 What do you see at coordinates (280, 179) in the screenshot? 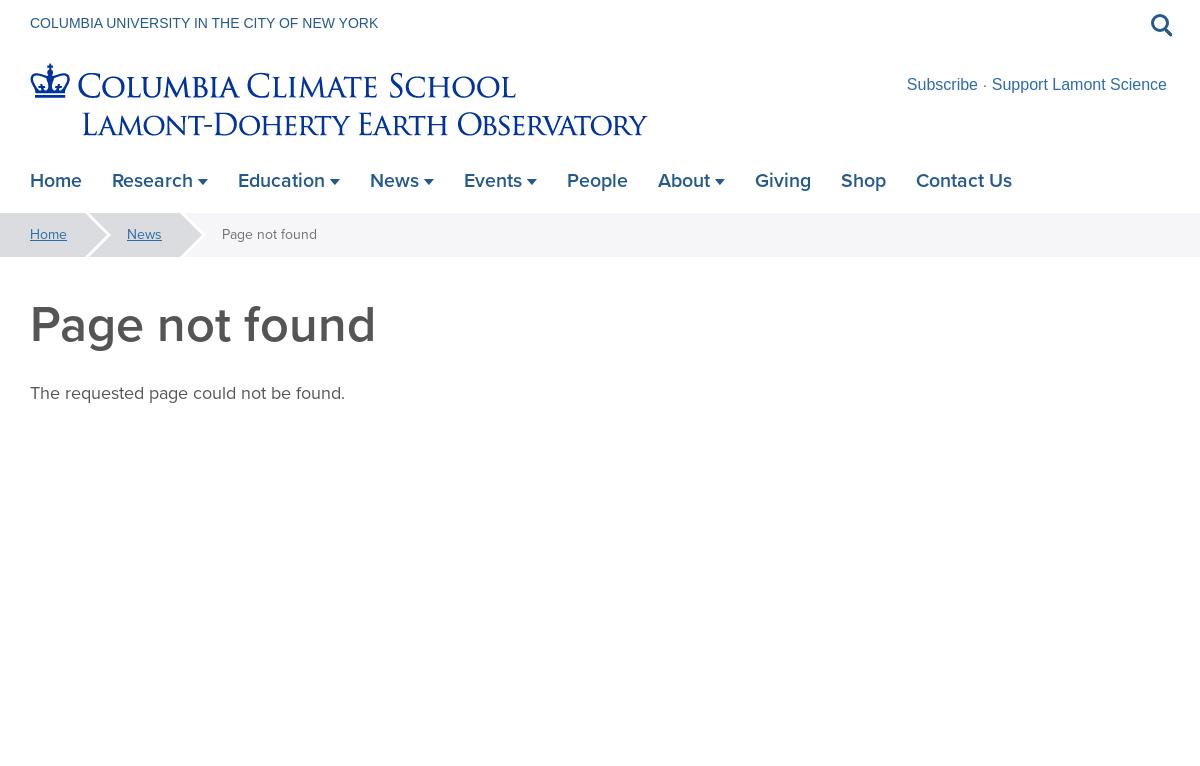
I see `'Education'` at bounding box center [280, 179].